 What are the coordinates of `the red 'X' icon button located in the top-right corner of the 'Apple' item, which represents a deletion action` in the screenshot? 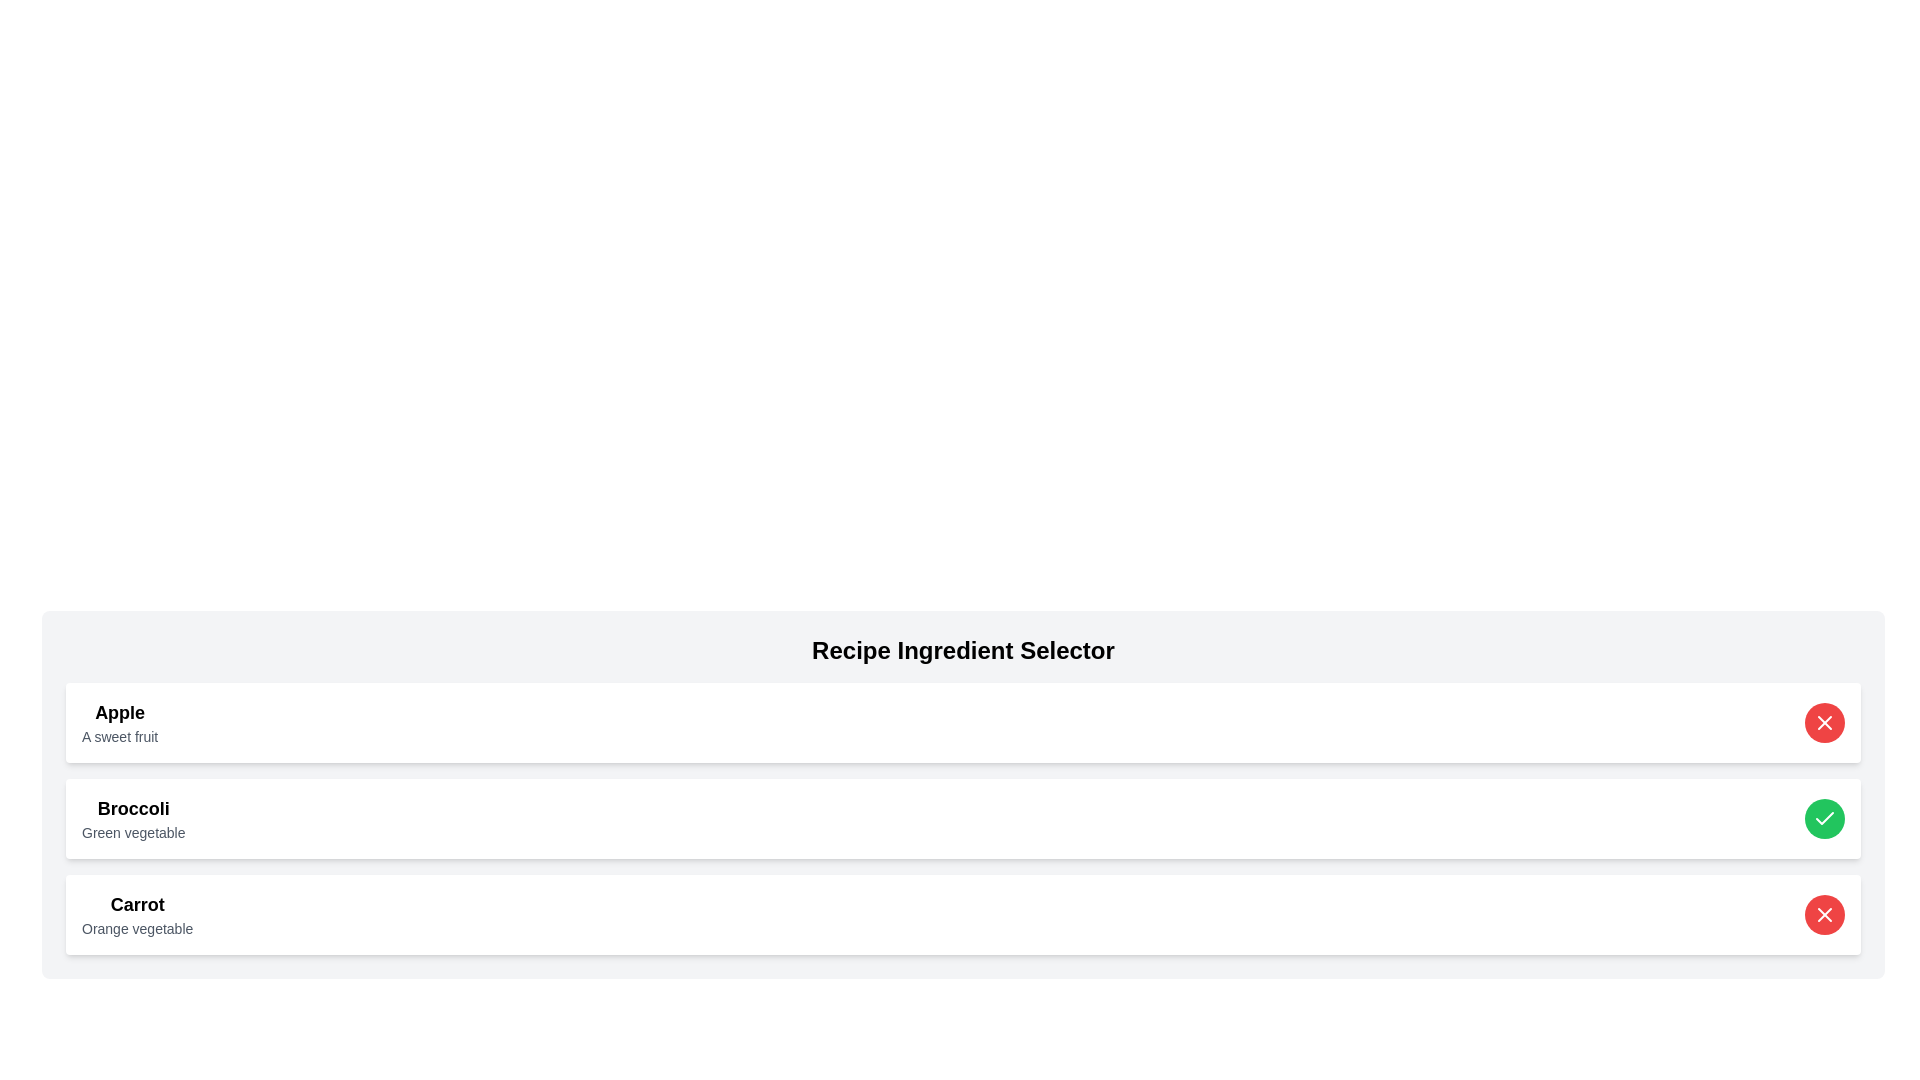 It's located at (1824, 914).